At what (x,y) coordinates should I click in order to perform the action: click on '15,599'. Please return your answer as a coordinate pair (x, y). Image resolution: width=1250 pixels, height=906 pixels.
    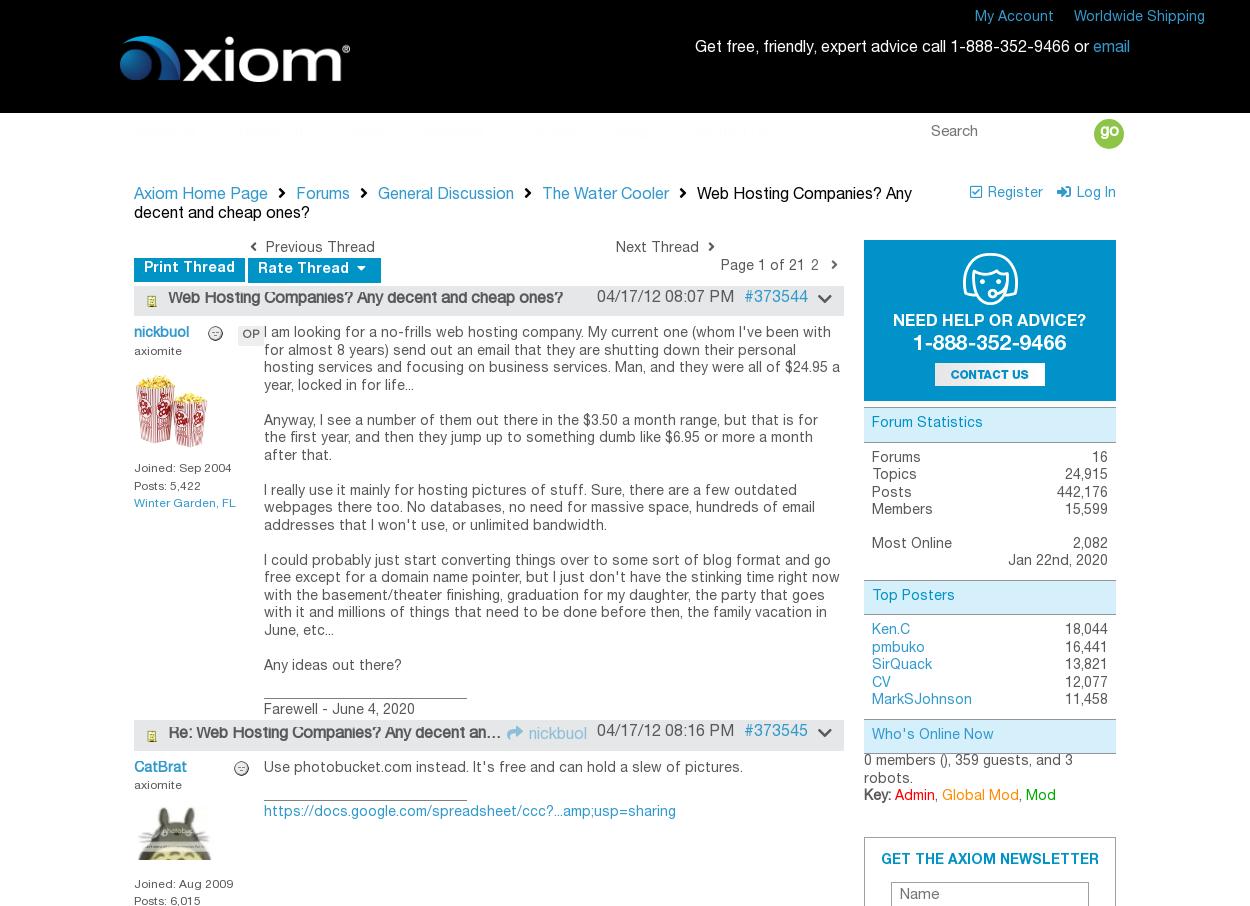
    Looking at the image, I should click on (1084, 510).